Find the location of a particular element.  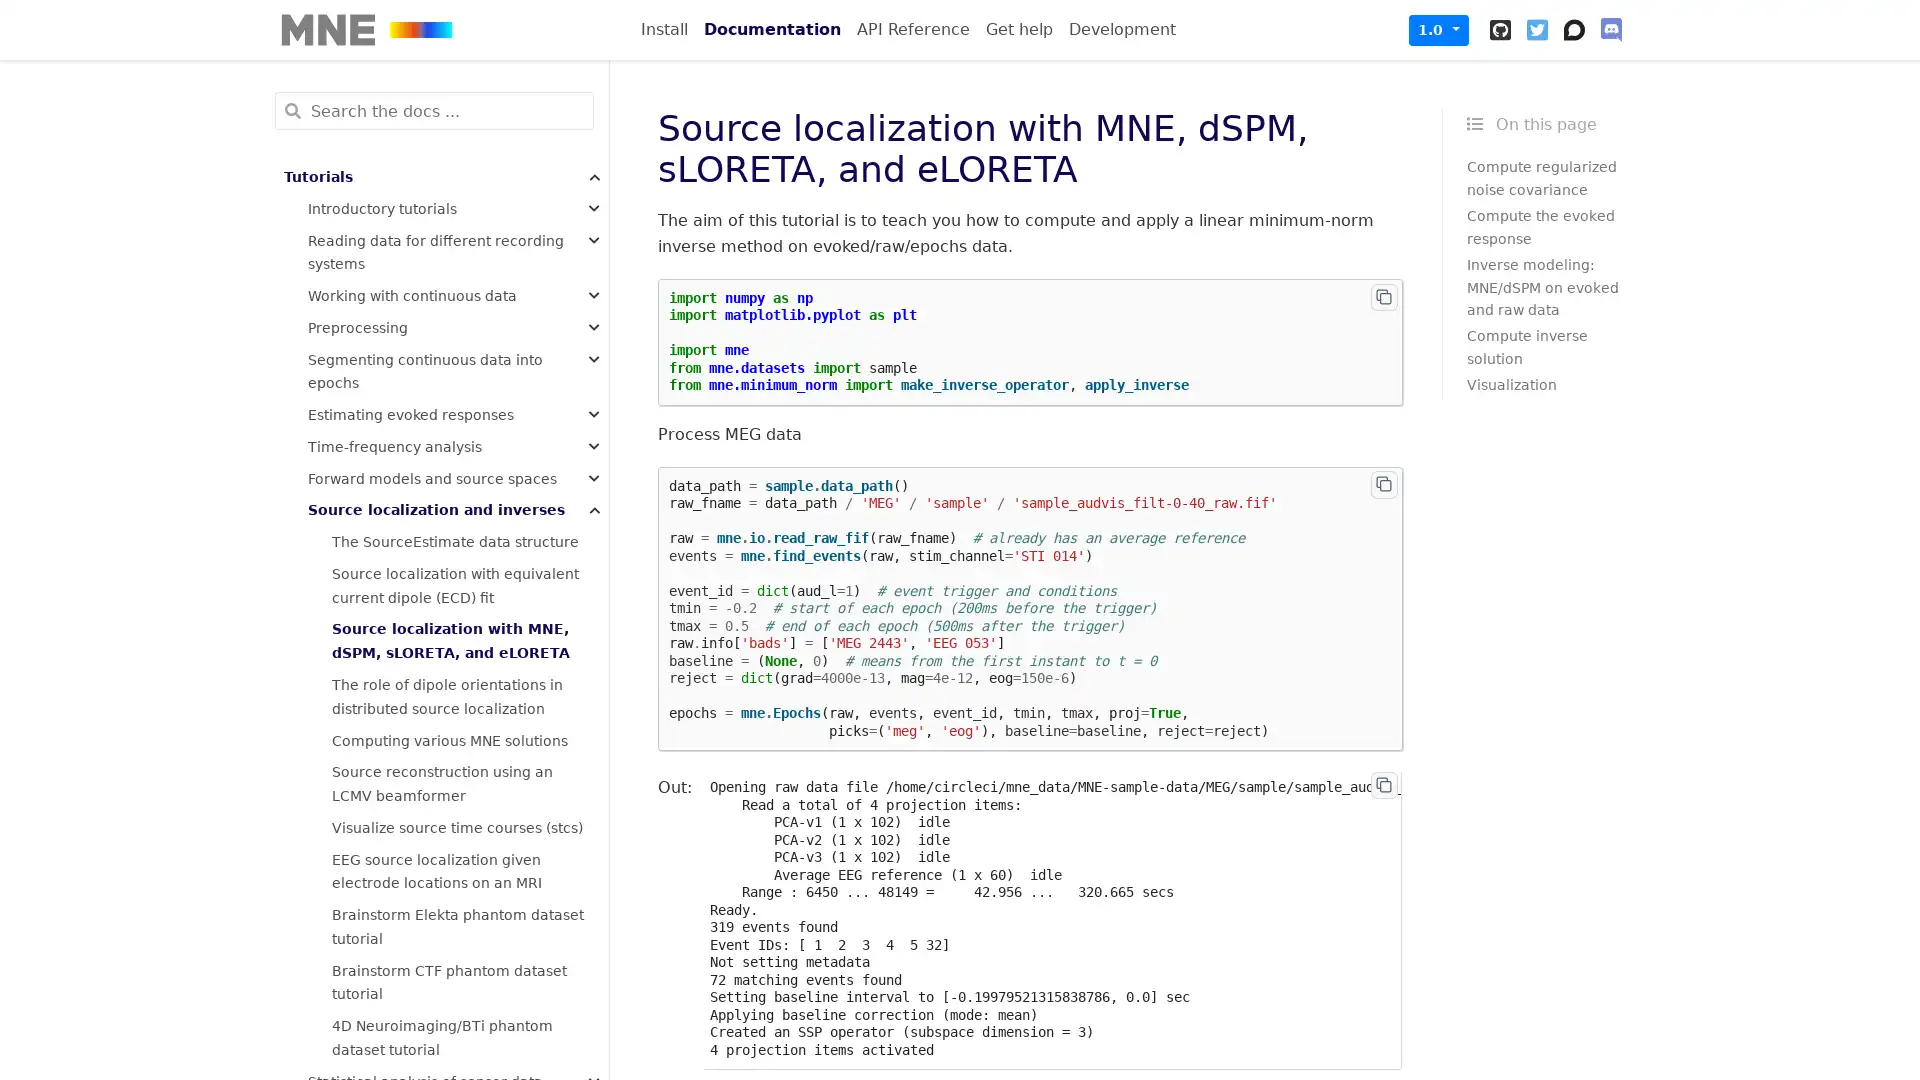

1.0 is located at coordinates (1438, 29).